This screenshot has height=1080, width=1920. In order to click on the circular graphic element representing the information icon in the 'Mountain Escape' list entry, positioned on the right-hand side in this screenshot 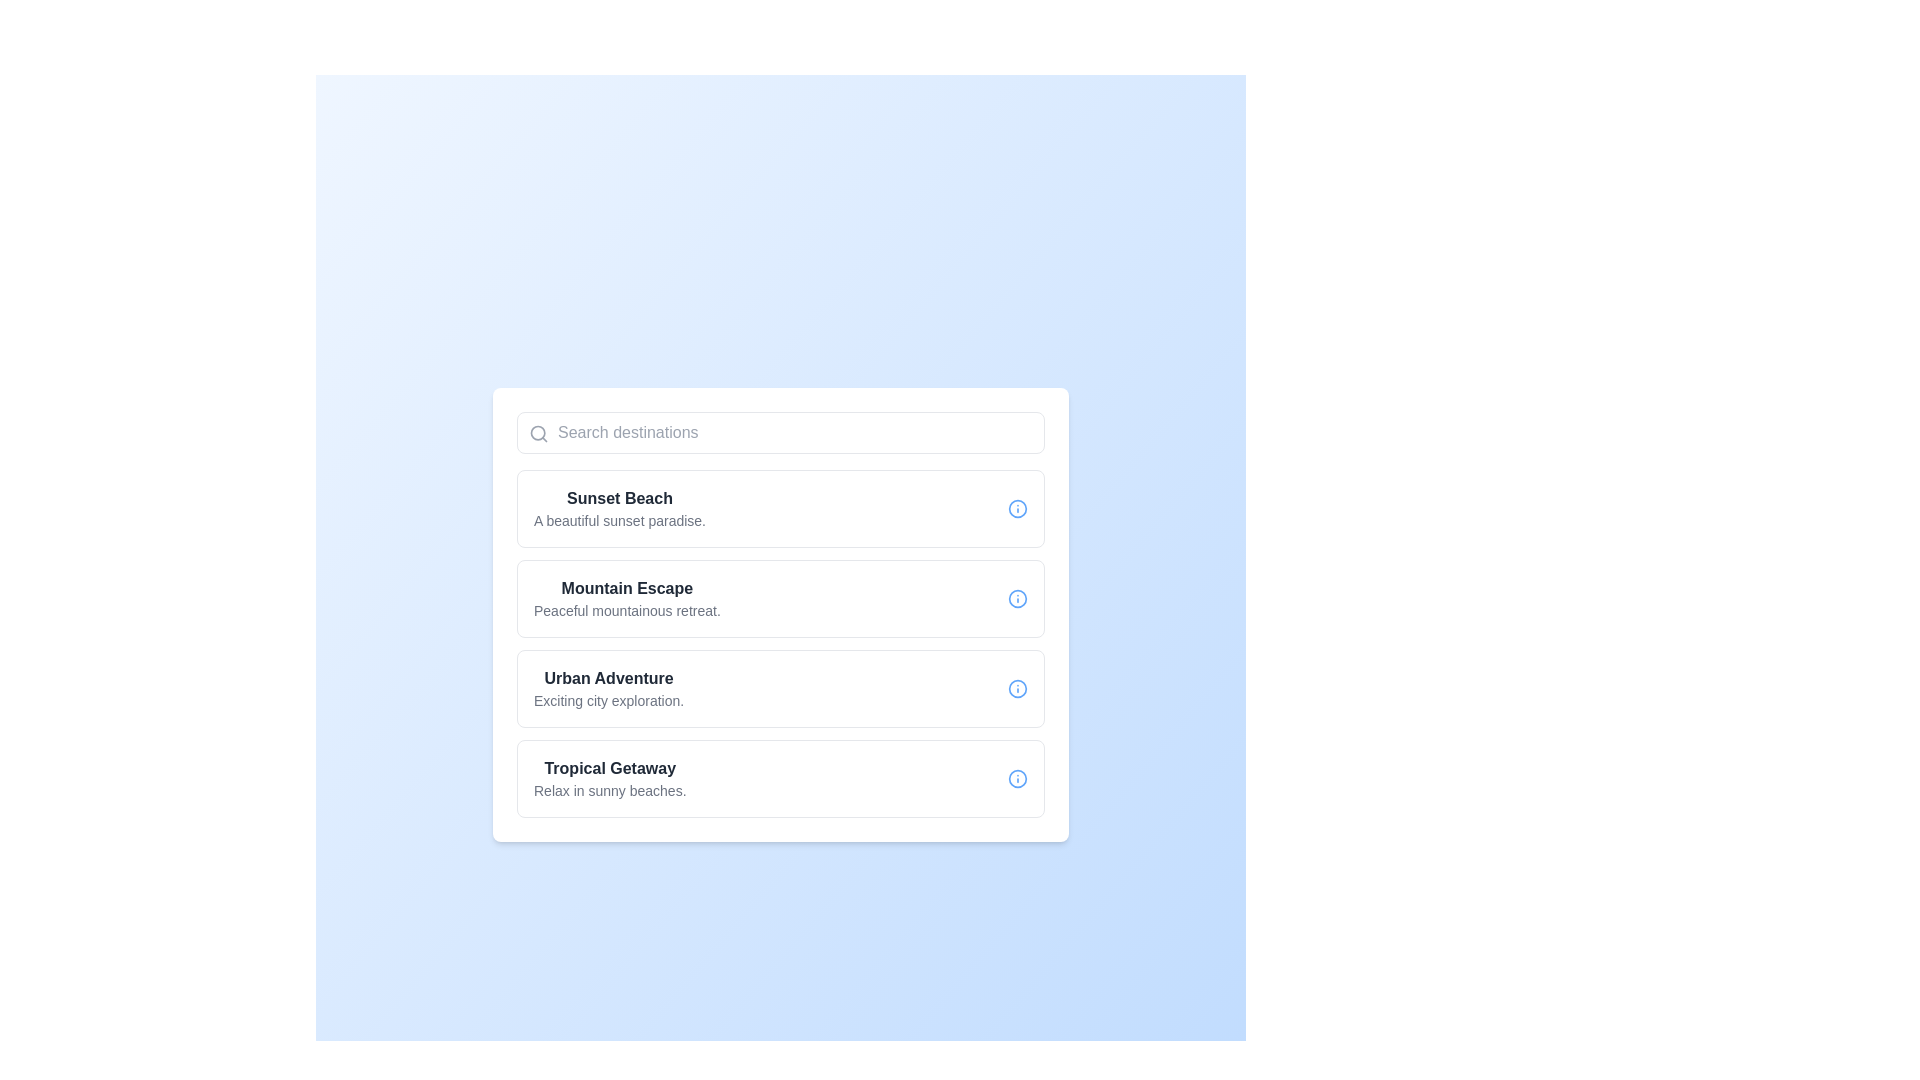, I will do `click(1017, 597)`.